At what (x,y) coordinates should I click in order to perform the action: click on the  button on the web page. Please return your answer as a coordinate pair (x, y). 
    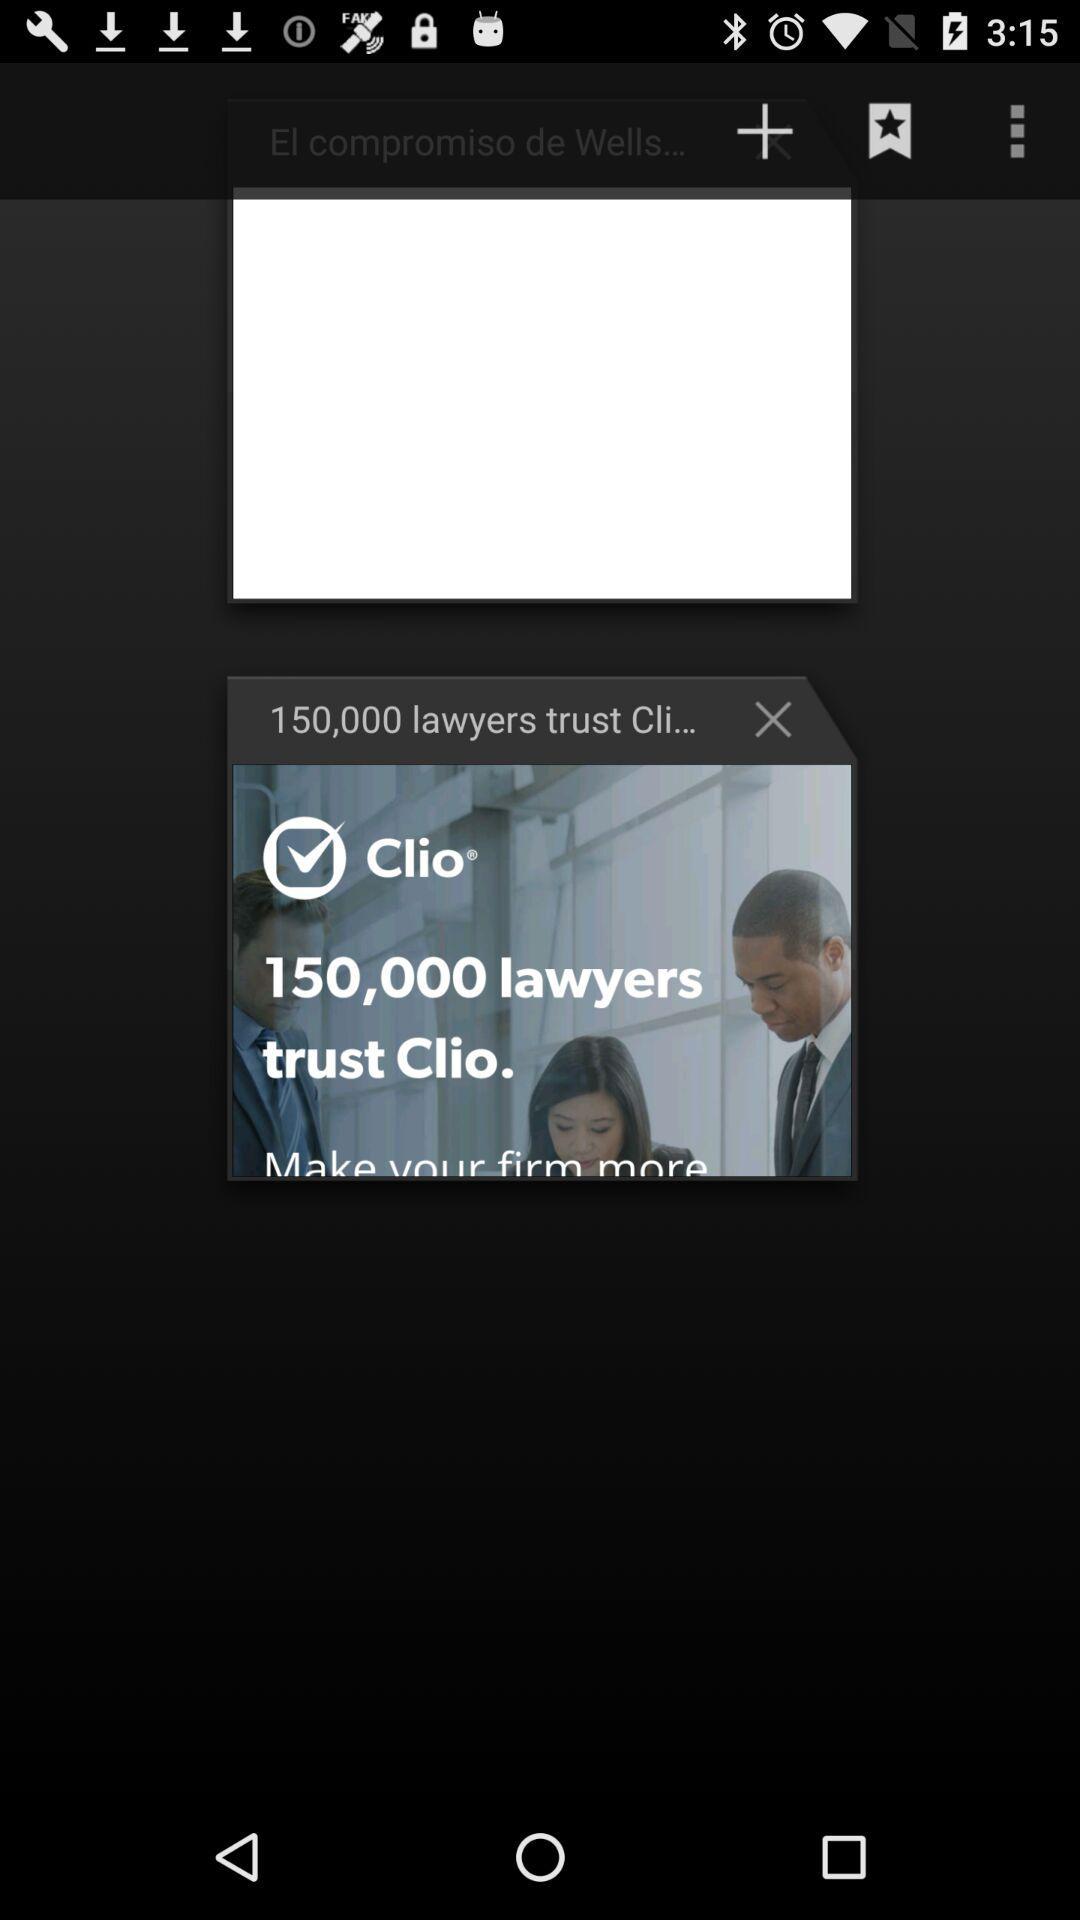
    Looking at the image, I should click on (782, 139).